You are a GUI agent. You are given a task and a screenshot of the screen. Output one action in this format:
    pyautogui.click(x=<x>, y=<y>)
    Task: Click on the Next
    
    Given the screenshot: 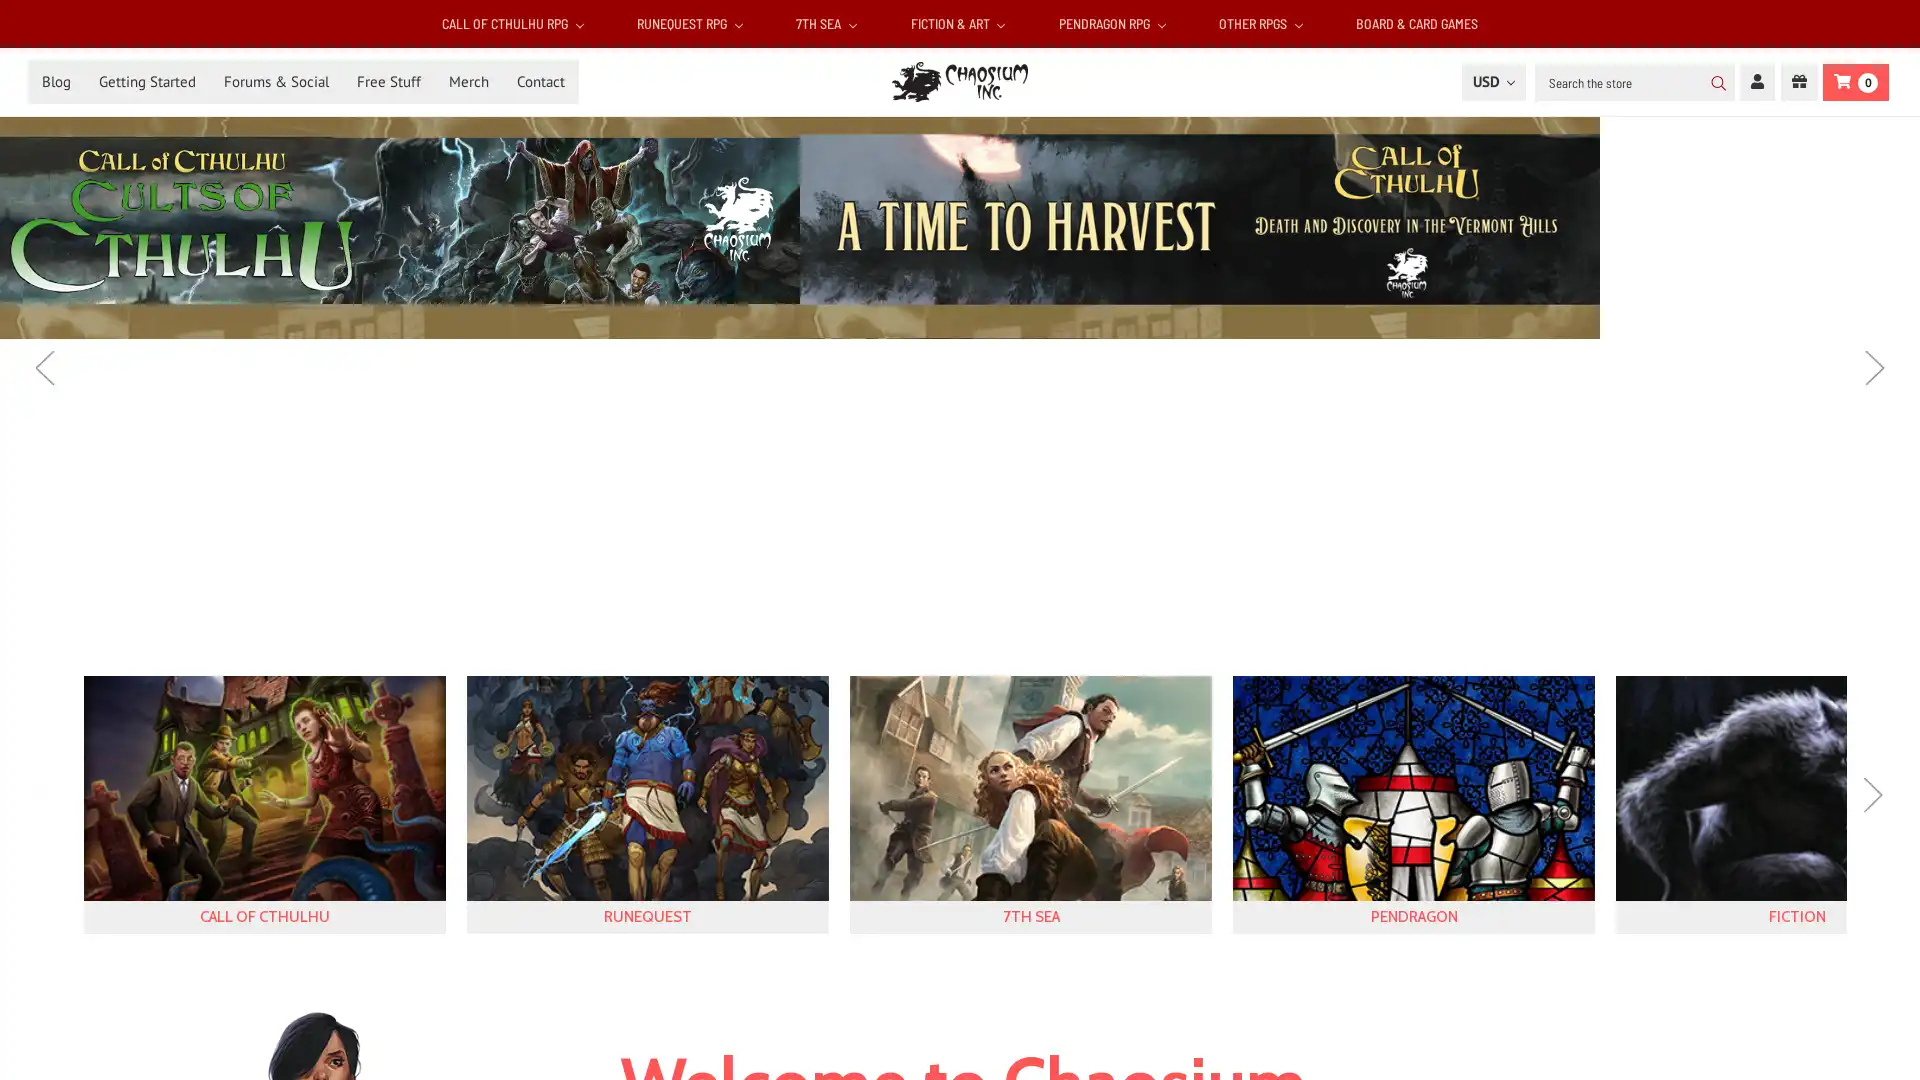 What is the action you would take?
    pyautogui.click(x=1871, y=813)
    